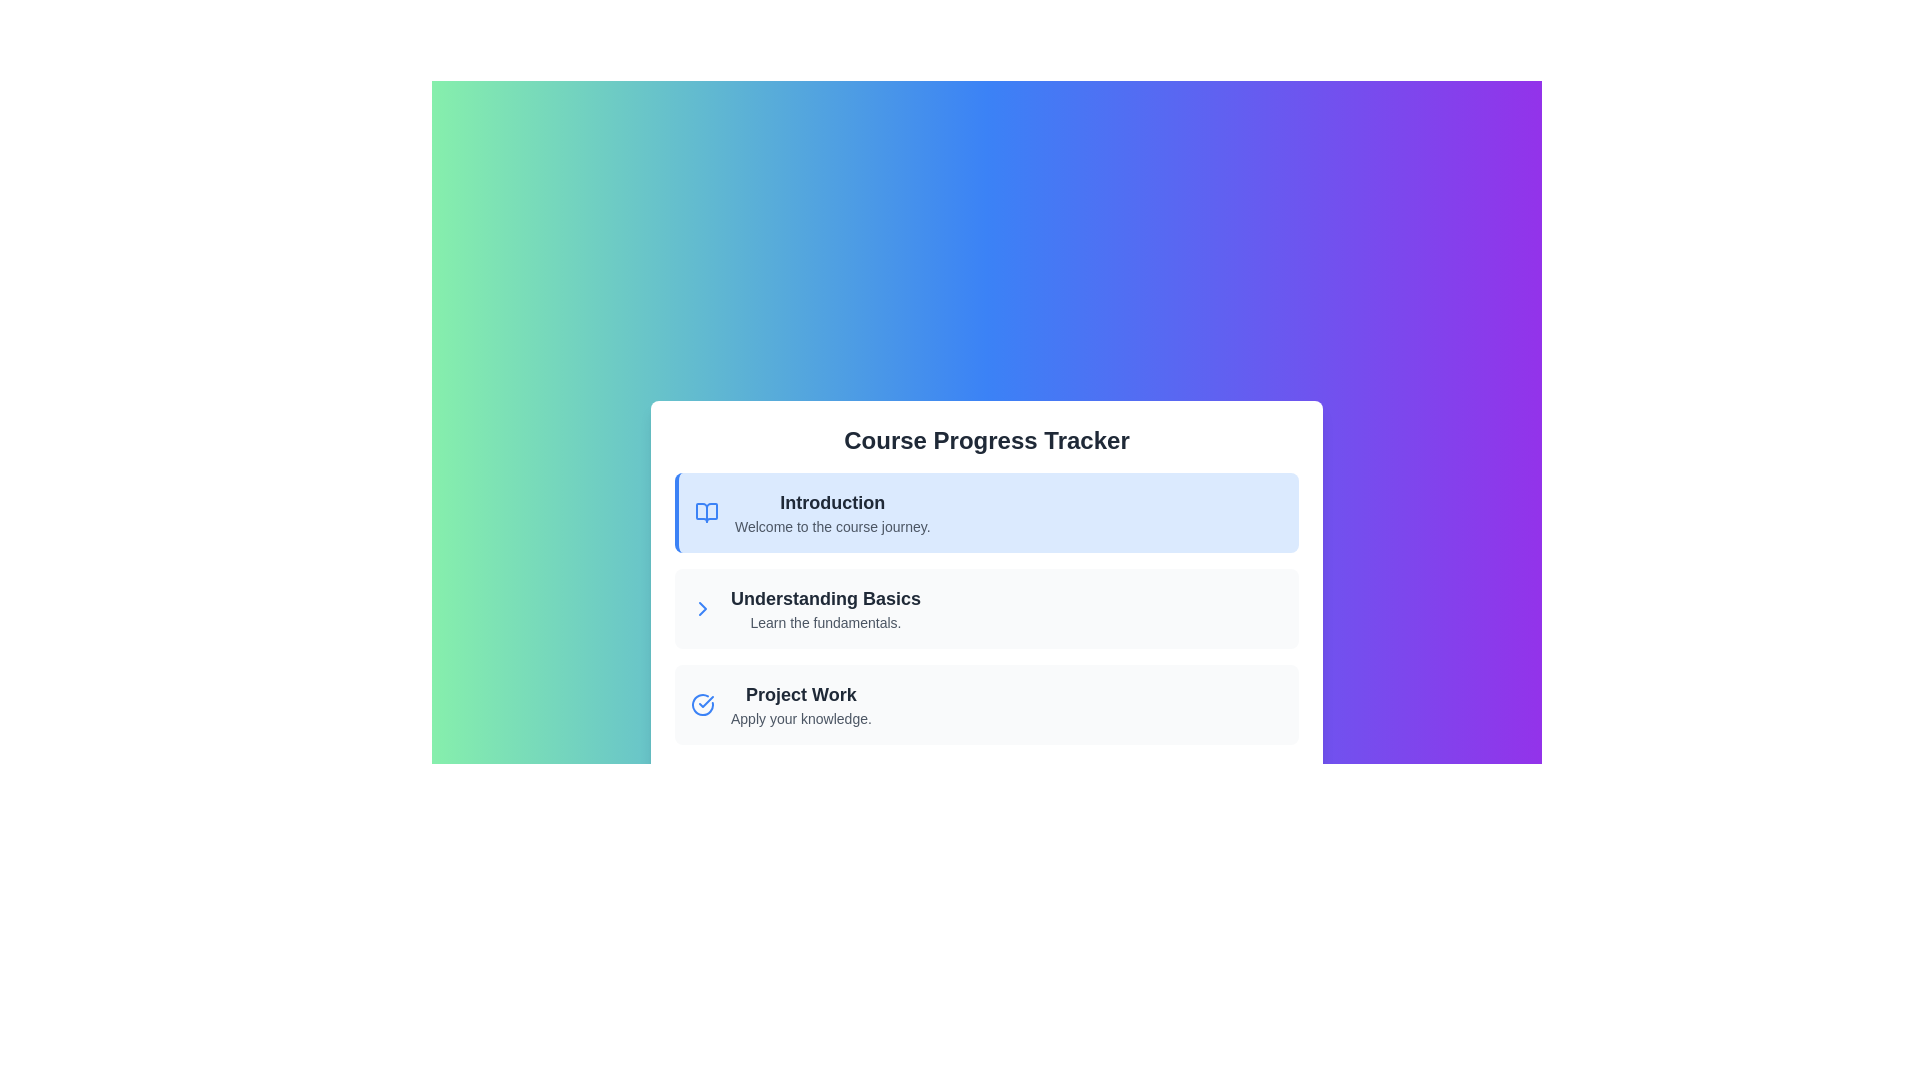 Image resolution: width=1920 pixels, height=1080 pixels. Describe the element at coordinates (987, 608) in the screenshot. I see `the List Item titled 'Understanding Basics' which is the second item in a vertically stacked list` at that location.